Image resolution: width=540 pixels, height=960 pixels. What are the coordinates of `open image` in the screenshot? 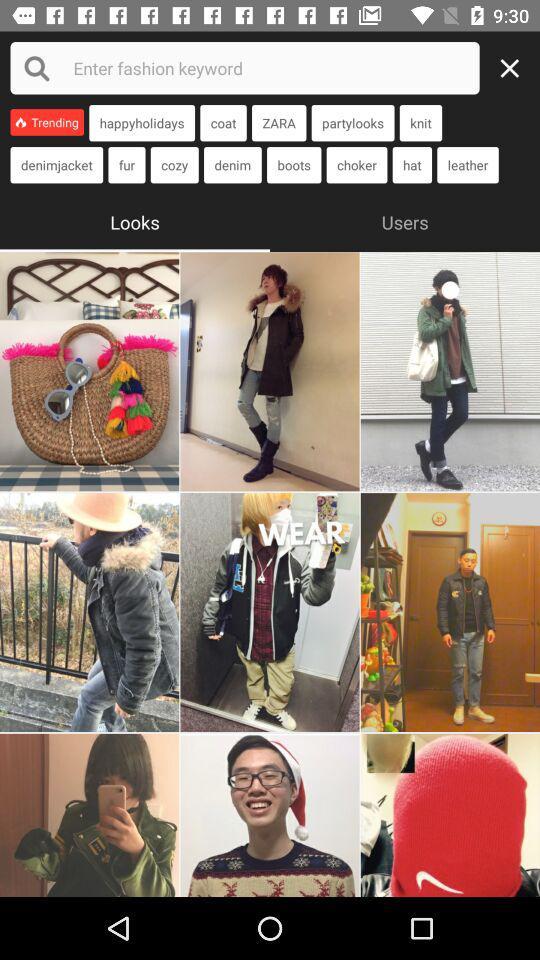 It's located at (88, 815).